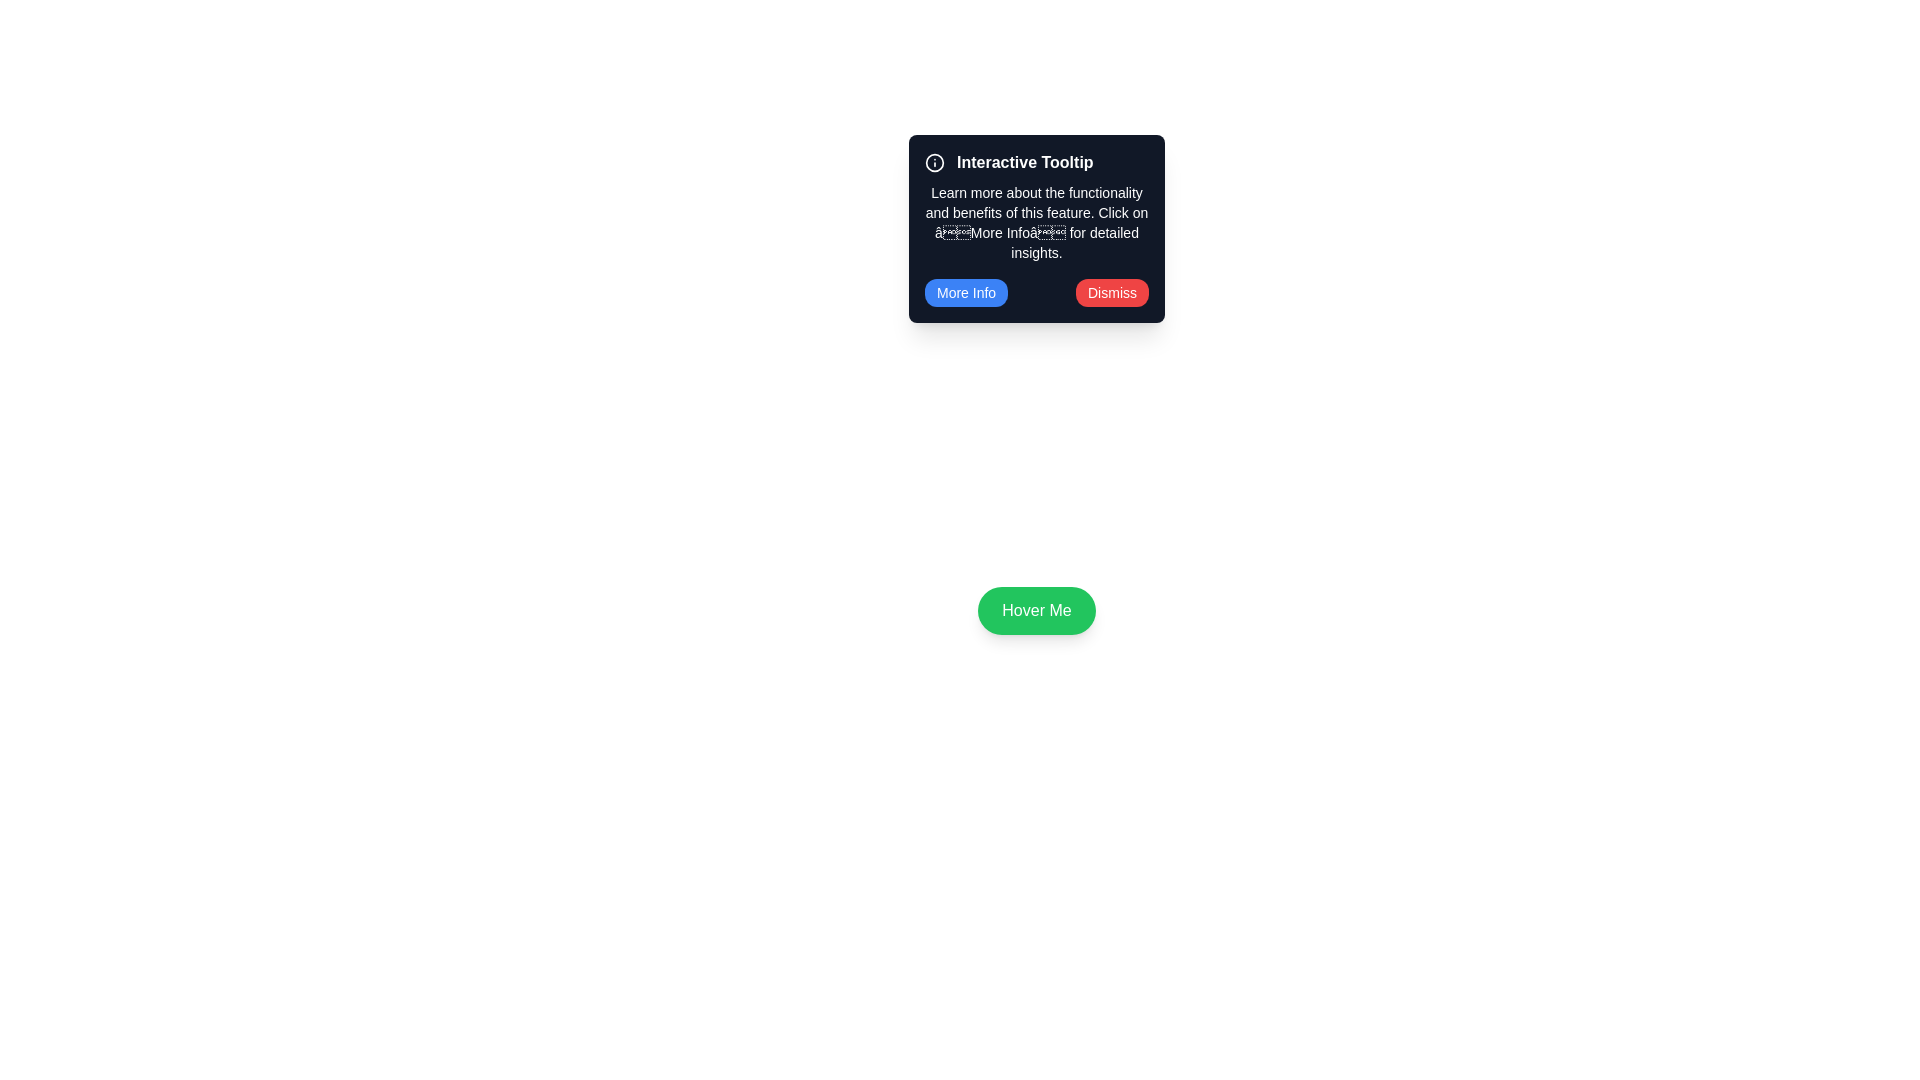  Describe the element at coordinates (1111, 293) in the screenshot. I see `the dismiss button located in the bottom-right corner of the tooltip` at that location.